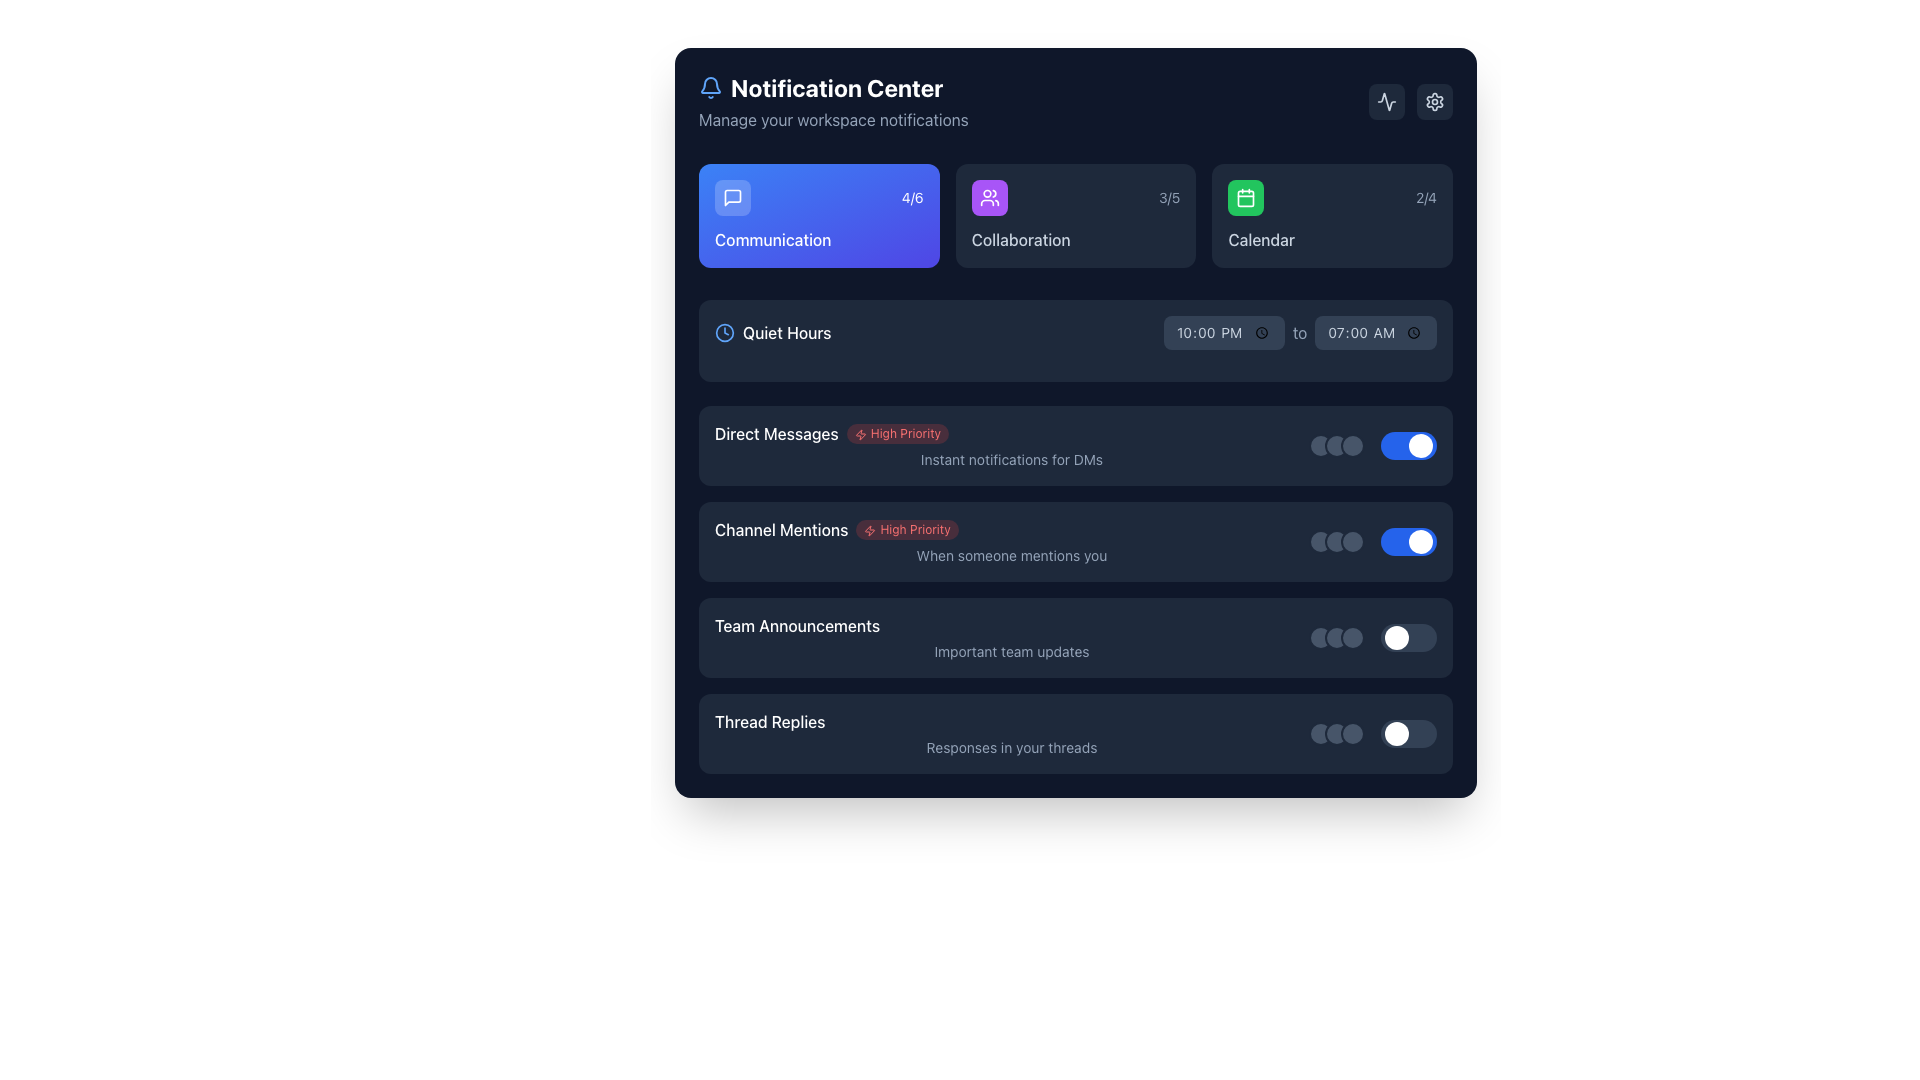 This screenshot has width=1920, height=1080. What do you see at coordinates (723, 331) in the screenshot?
I see `the circular vector element within the clock-shaped SVG graphic, located near the top-left section of the interface adjacent to the 'Quiet Hours' label` at bounding box center [723, 331].